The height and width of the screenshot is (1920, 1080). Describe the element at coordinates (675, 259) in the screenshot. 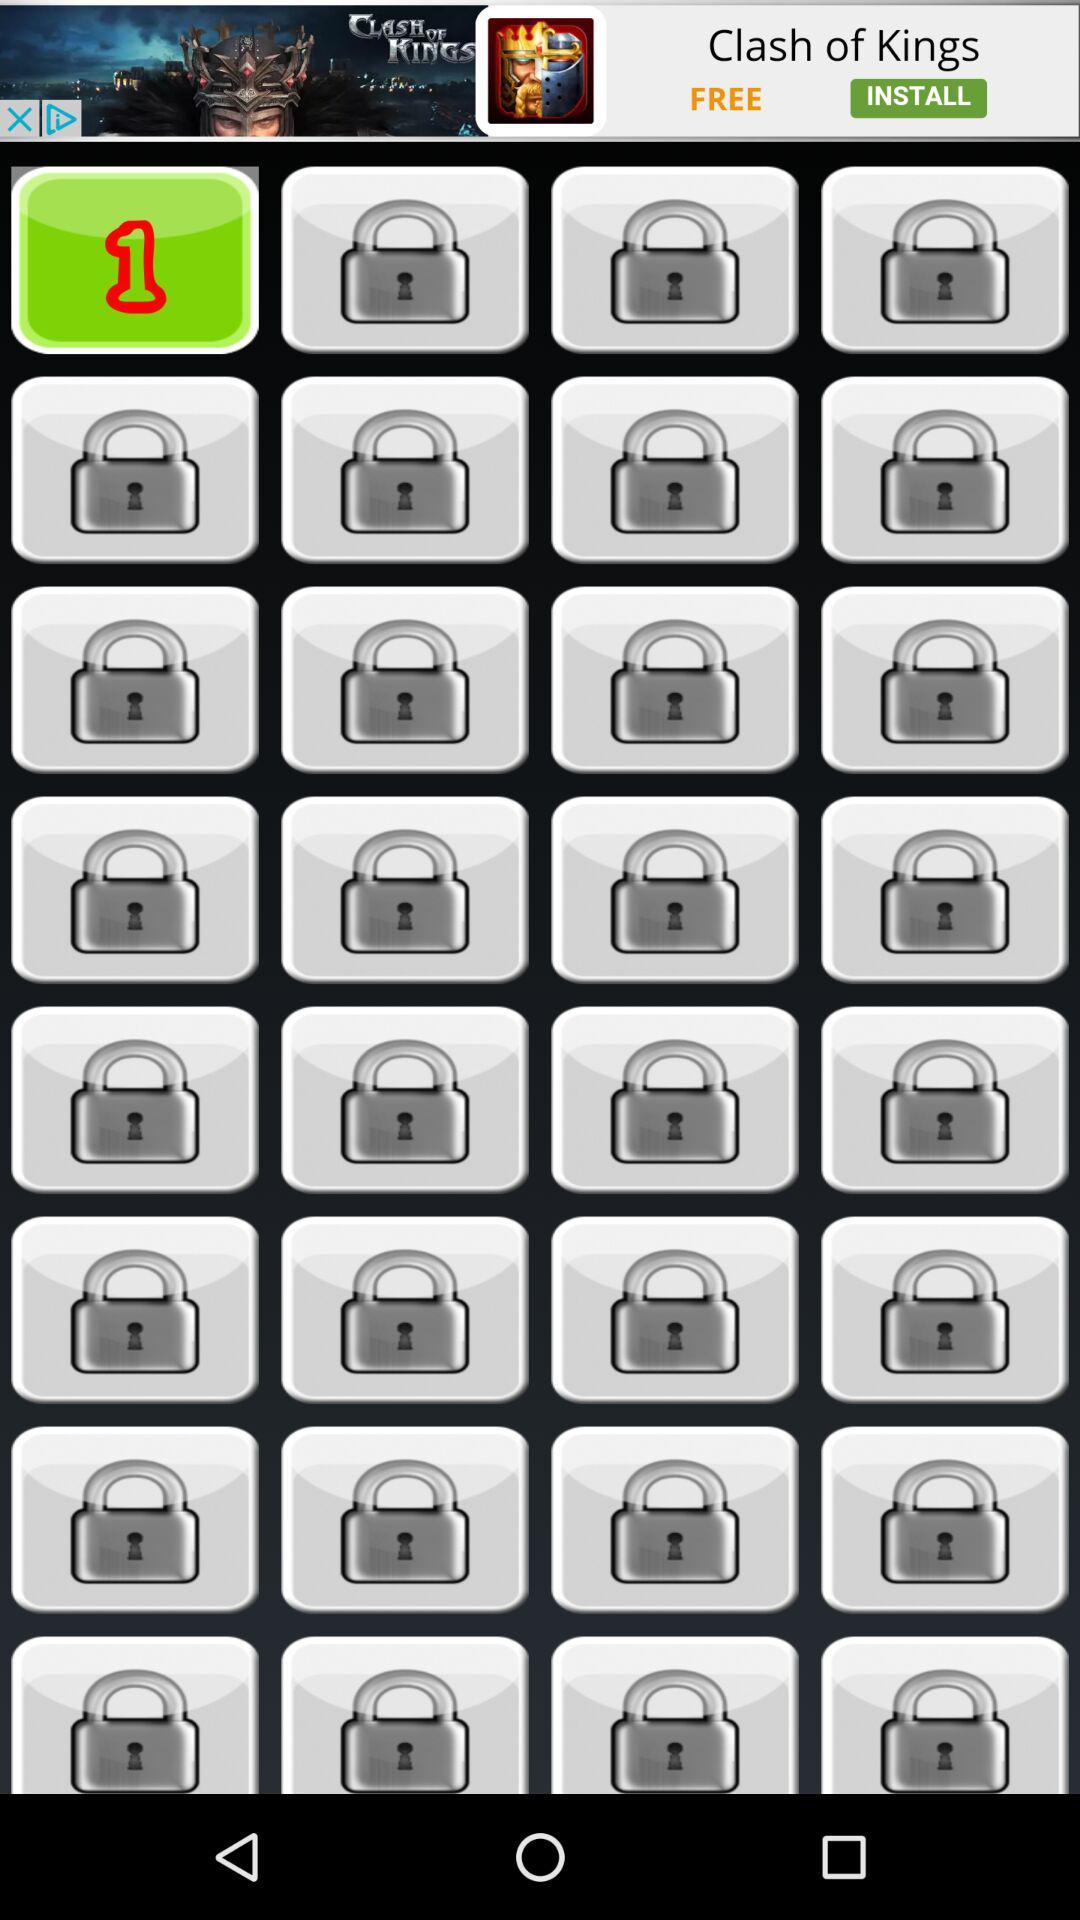

I see `unlock` at that location.